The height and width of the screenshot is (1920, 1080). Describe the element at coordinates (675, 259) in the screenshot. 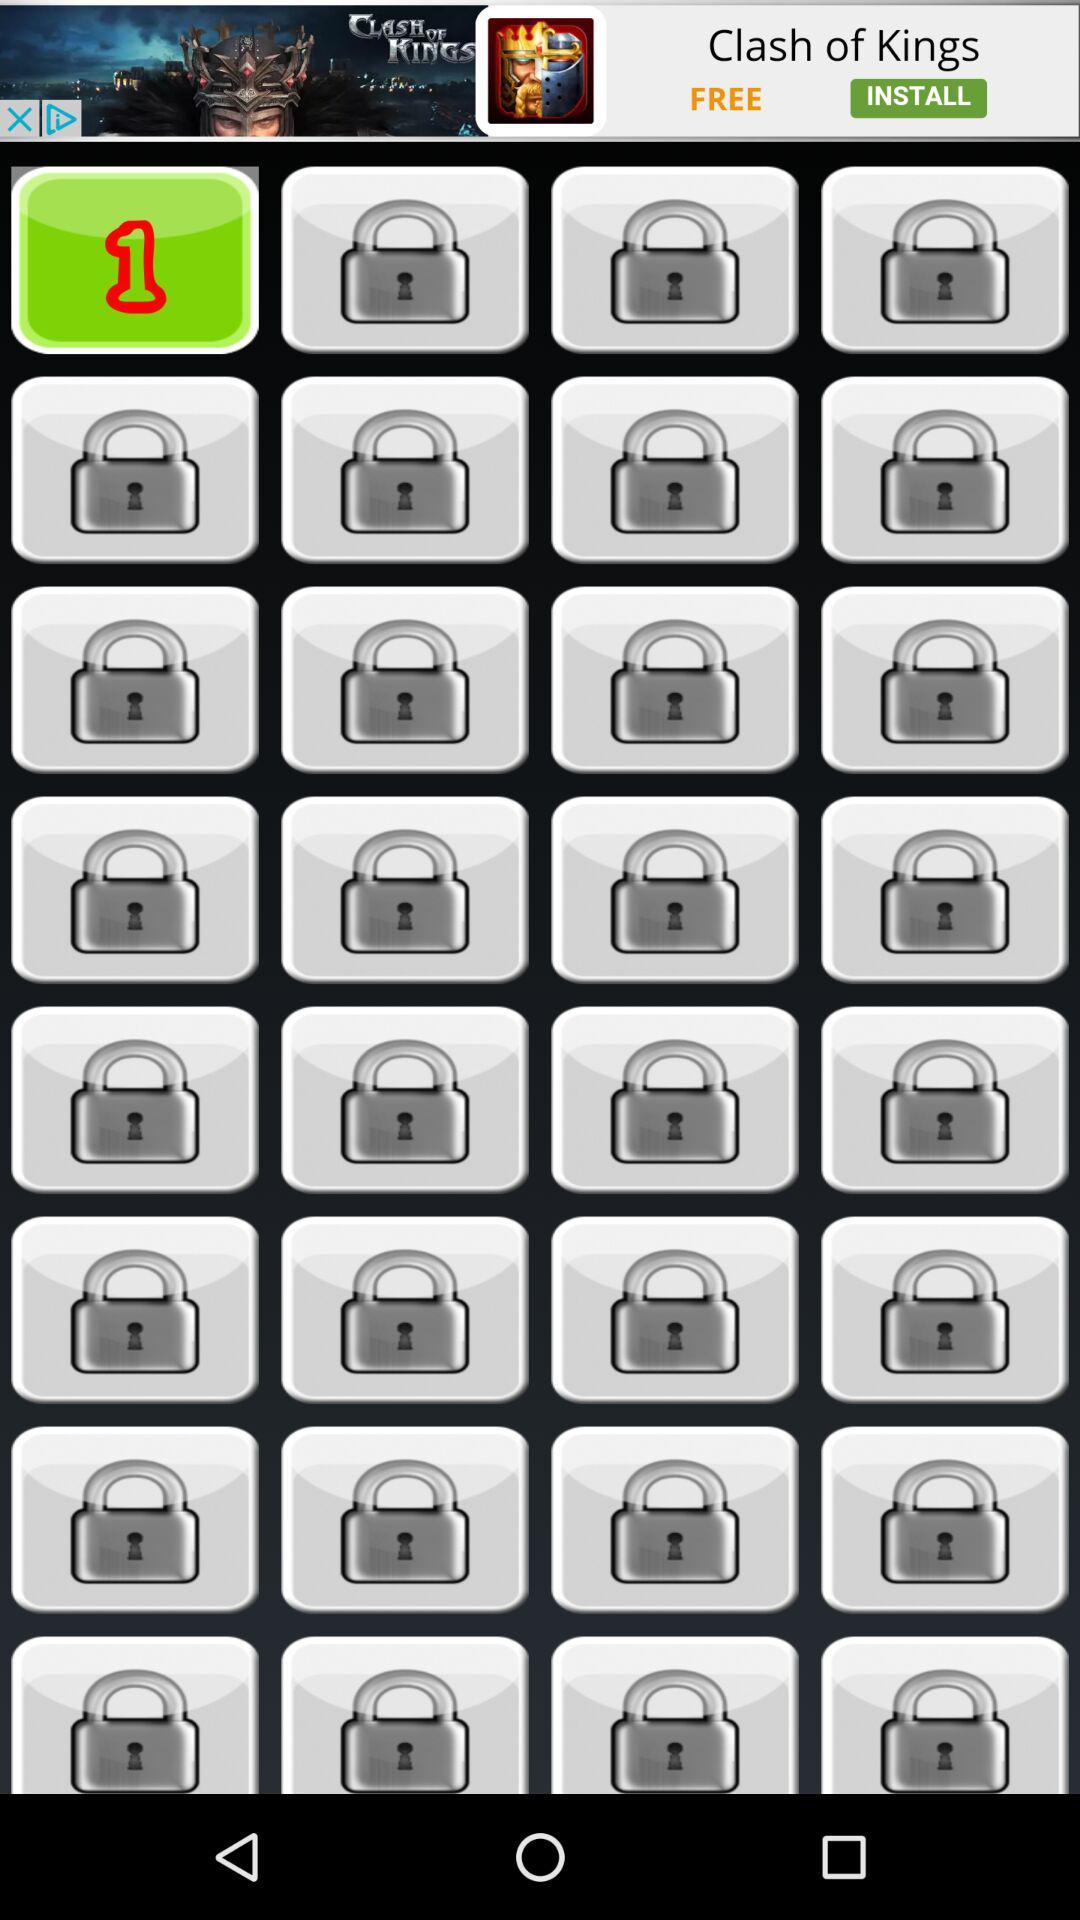

I see `unlock` at that location.